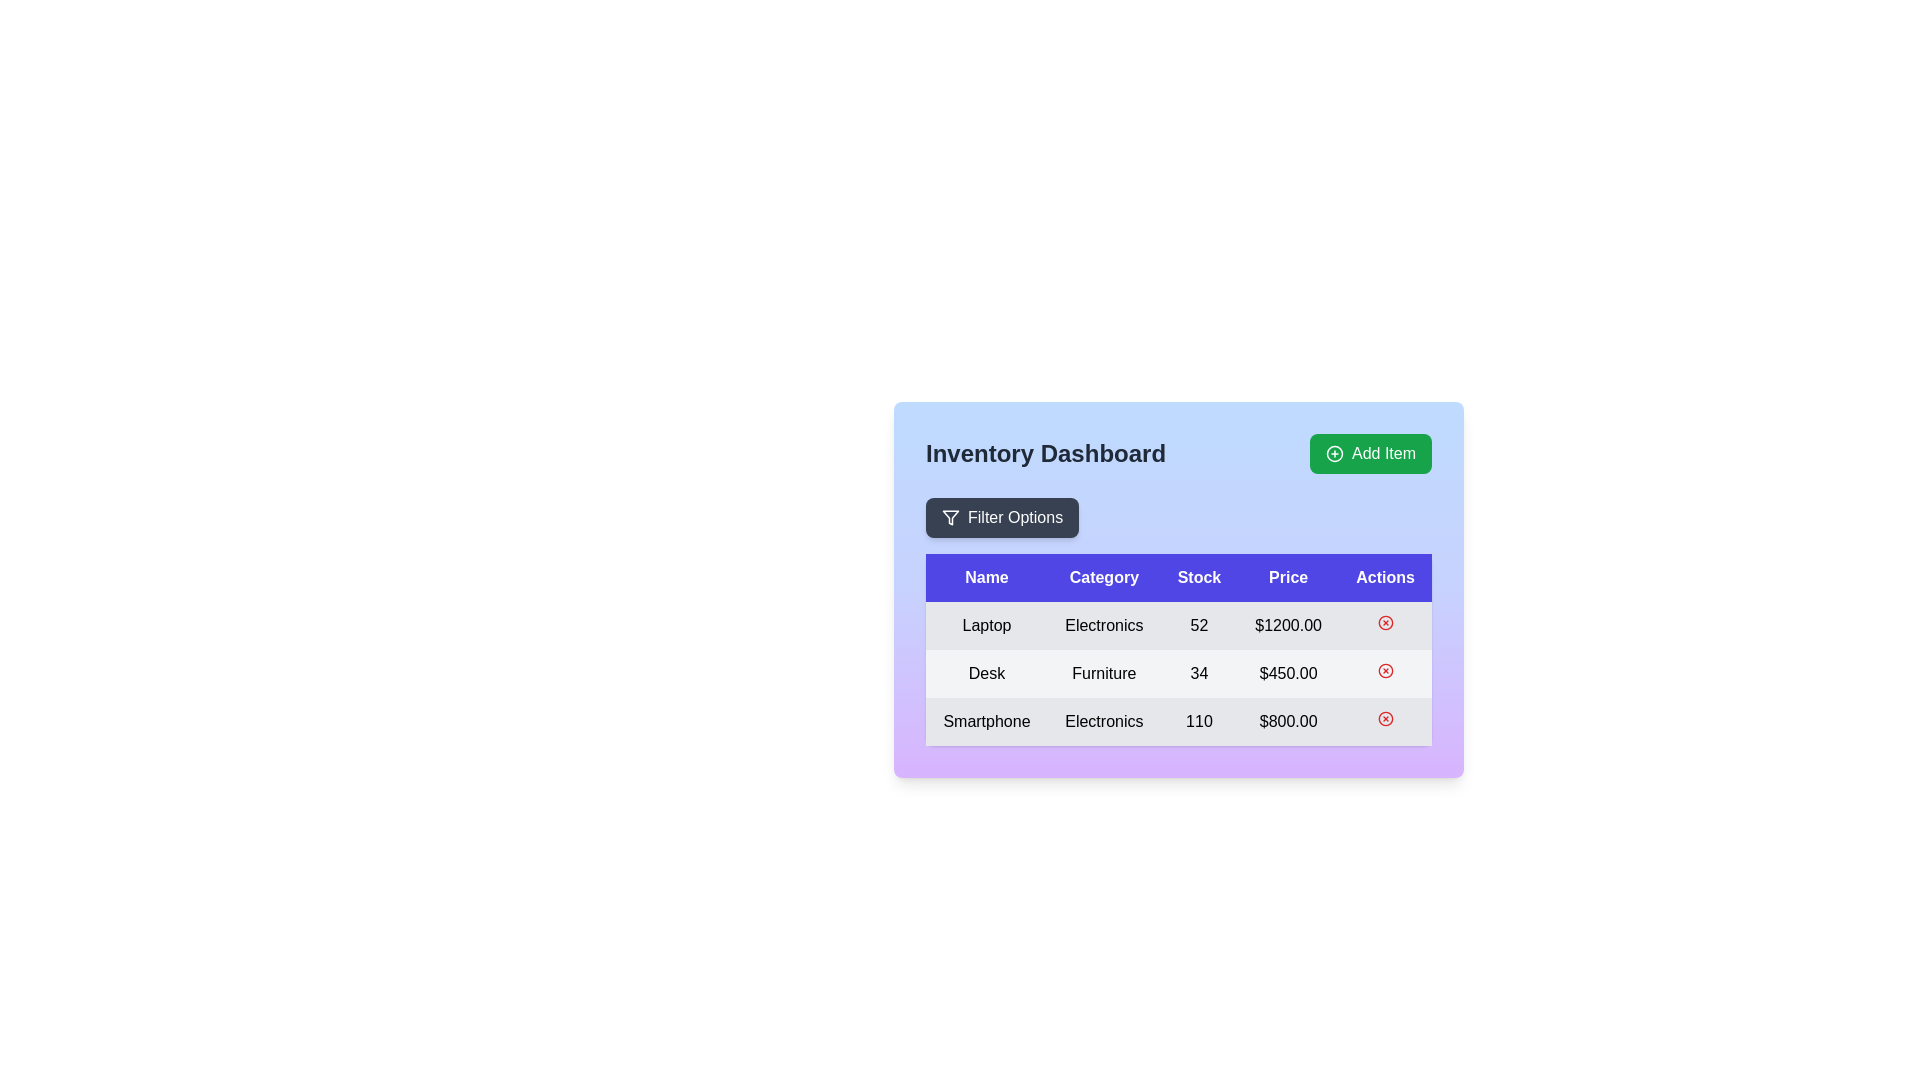 This screenshot has height=1080, width=1920. What do you see at coordinates (1288, 578) in the screenshot?
I see `the 'Price' column header cell in the data table, which is the fourth column header located between 'Stock' and 'Actions'` at bounding box center [1288, 578].